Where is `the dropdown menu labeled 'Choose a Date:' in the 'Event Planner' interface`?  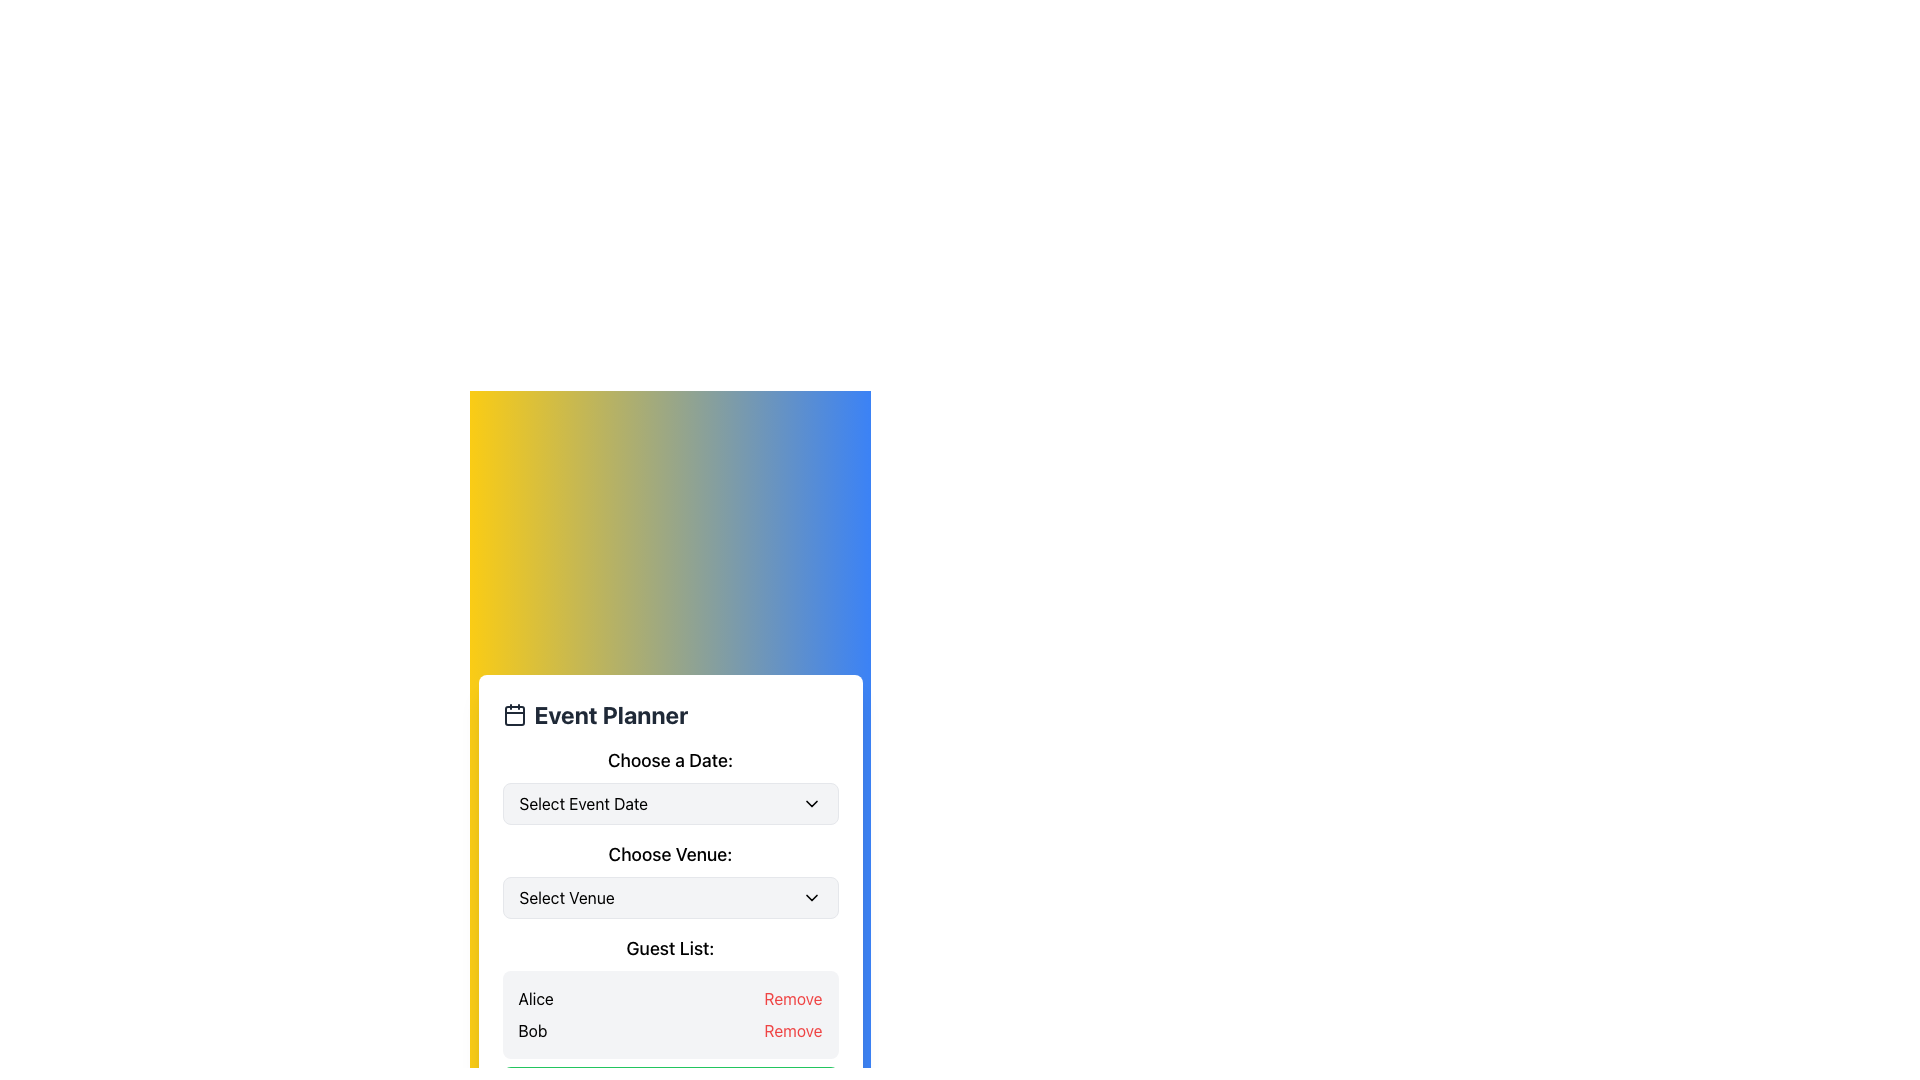
the dropdown menu labeled 'Choose a Date:' in the 'Event Planner' interface is located at coordinates (670, 785).